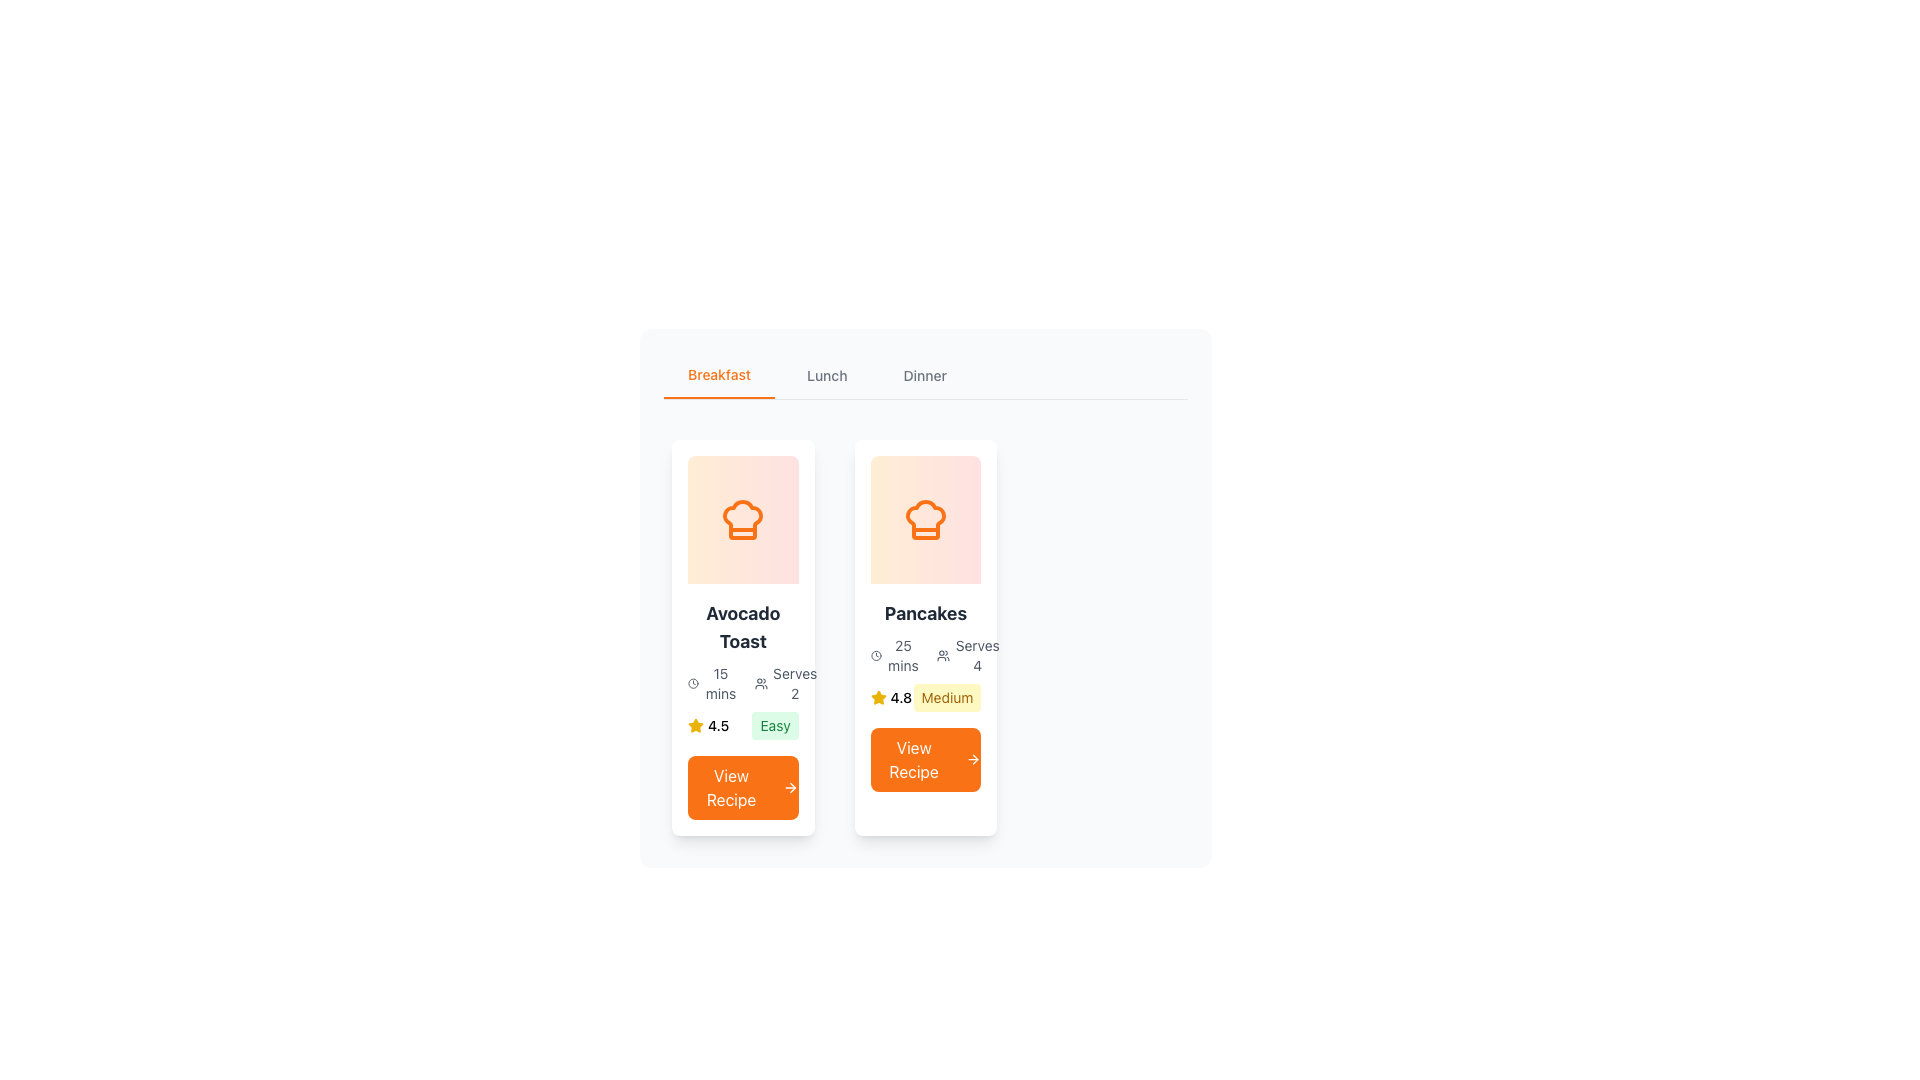 The image size is (1920, 1080). Describe the element at coordinates (925, 596) in the screenshot. I see `the 'Pancakes' recipe card in the Breakfast section` at that location.